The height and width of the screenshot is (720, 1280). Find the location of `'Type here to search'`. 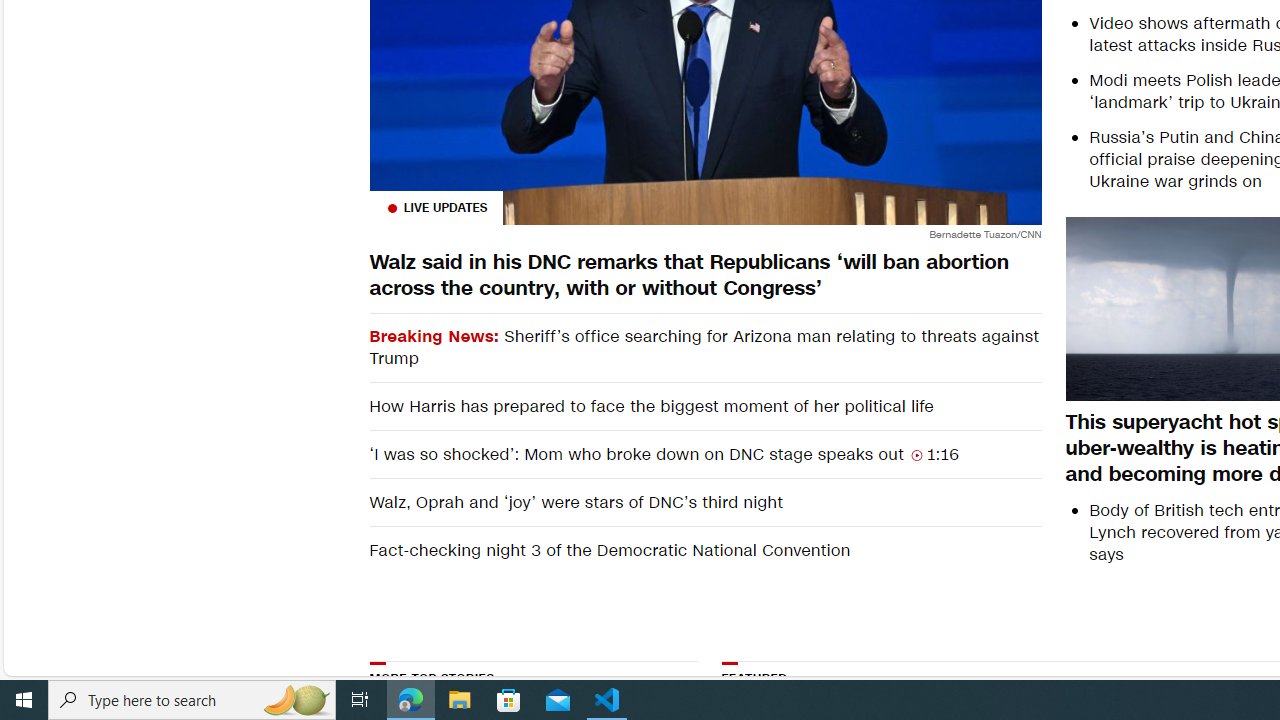

'Type here to search' is located at coordinates (192, 698).